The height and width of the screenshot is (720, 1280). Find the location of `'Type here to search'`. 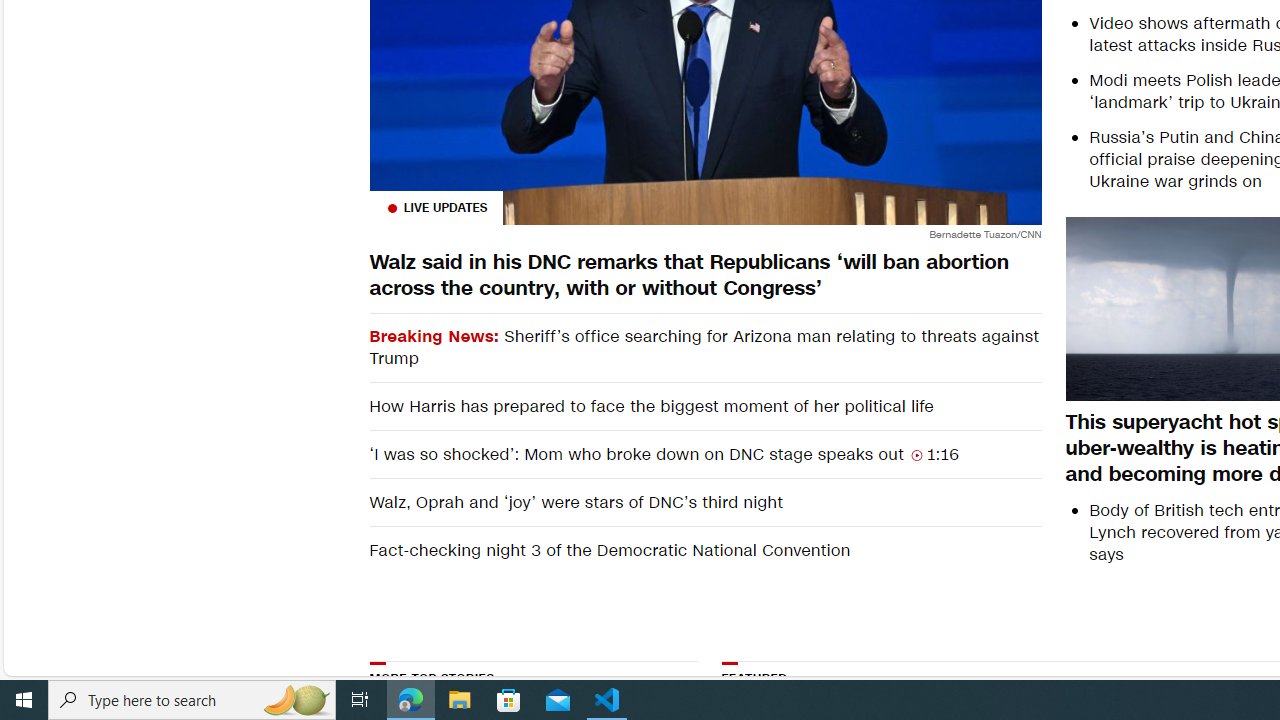

'Type here to search' is located at coordinates (192, 698).